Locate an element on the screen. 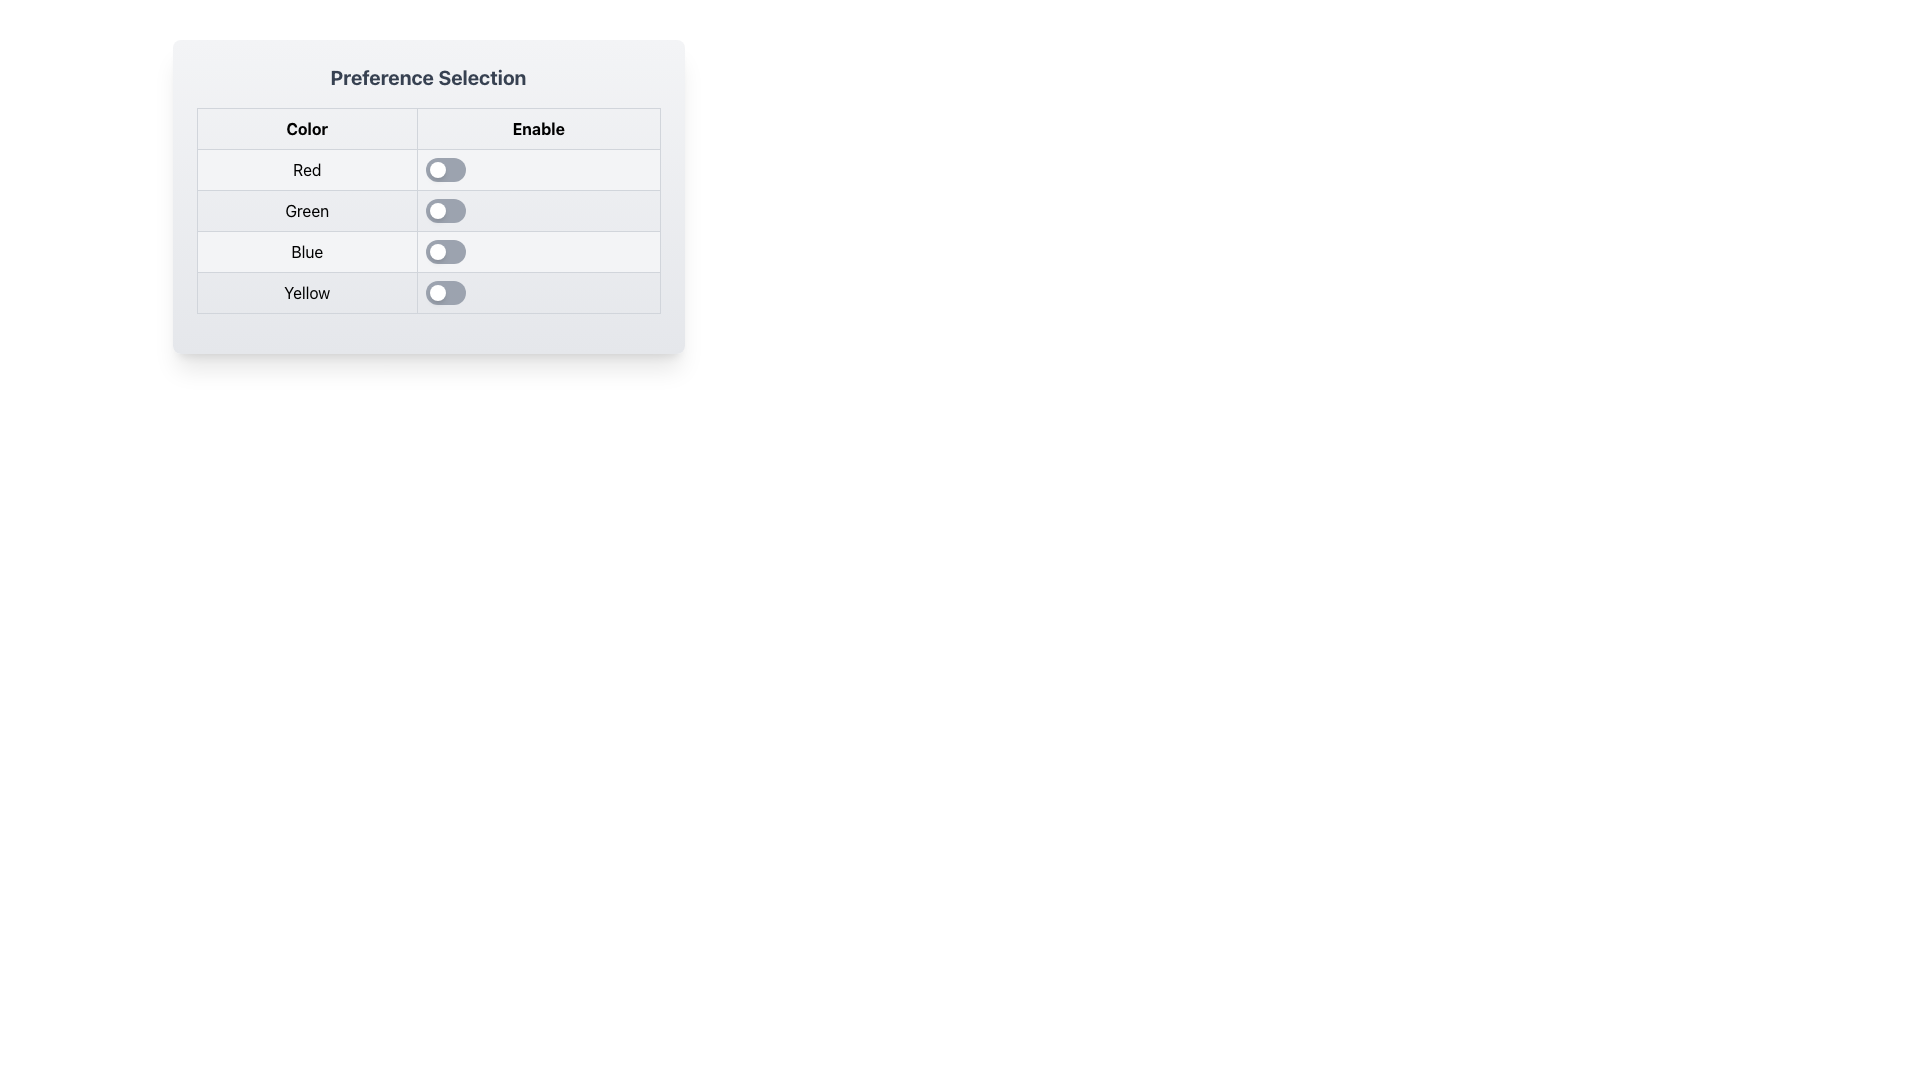 This screenshot has height=1080, width=1920. the small circular knob of the toggle switch located in the 'Enable' column of the 'Green' row in the 'Preference Selection' table is located at coordinates (436, 211).